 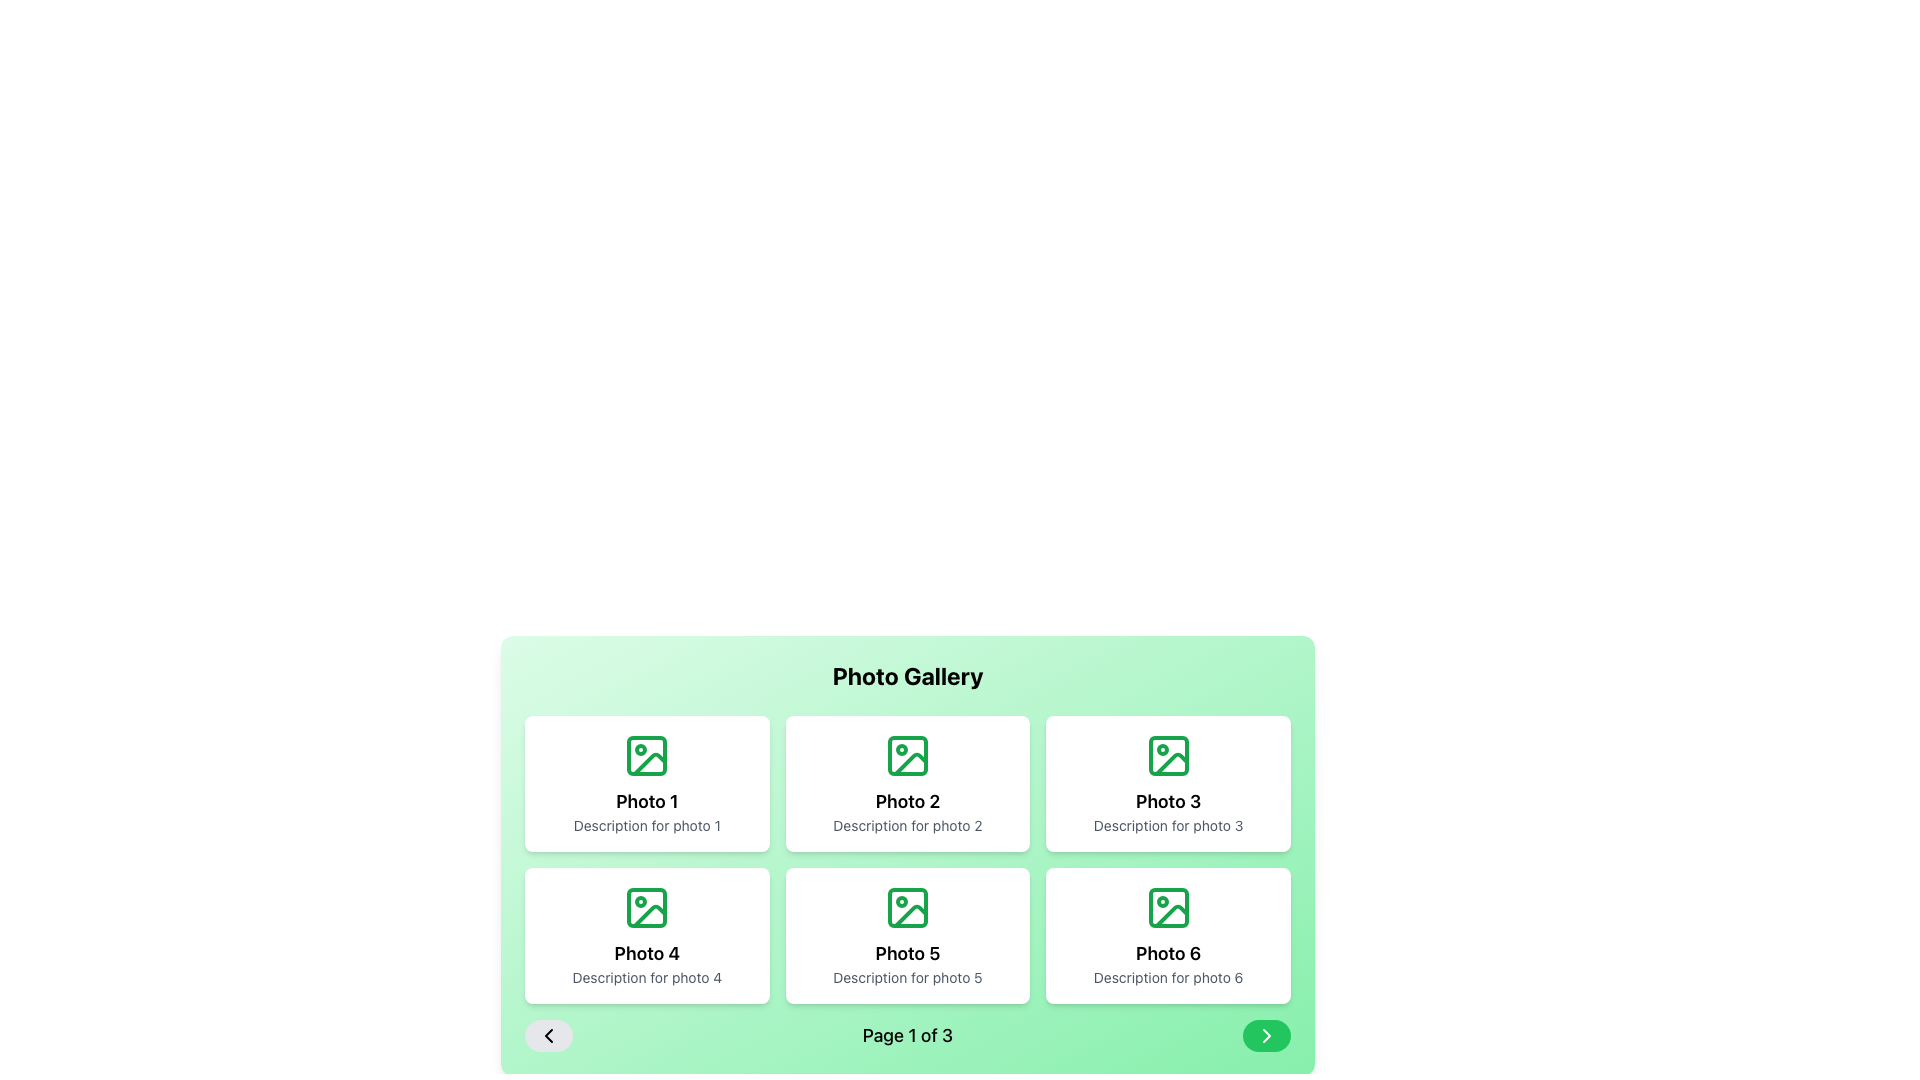 What do you see at coordinates (1266, 1035) in the screenshot?
I see `the right-chevron arrow icon button within the green pagination button located at the bottom-right corner of the 'Photo Gallery' interface` at bounding box center [1266, 1035].